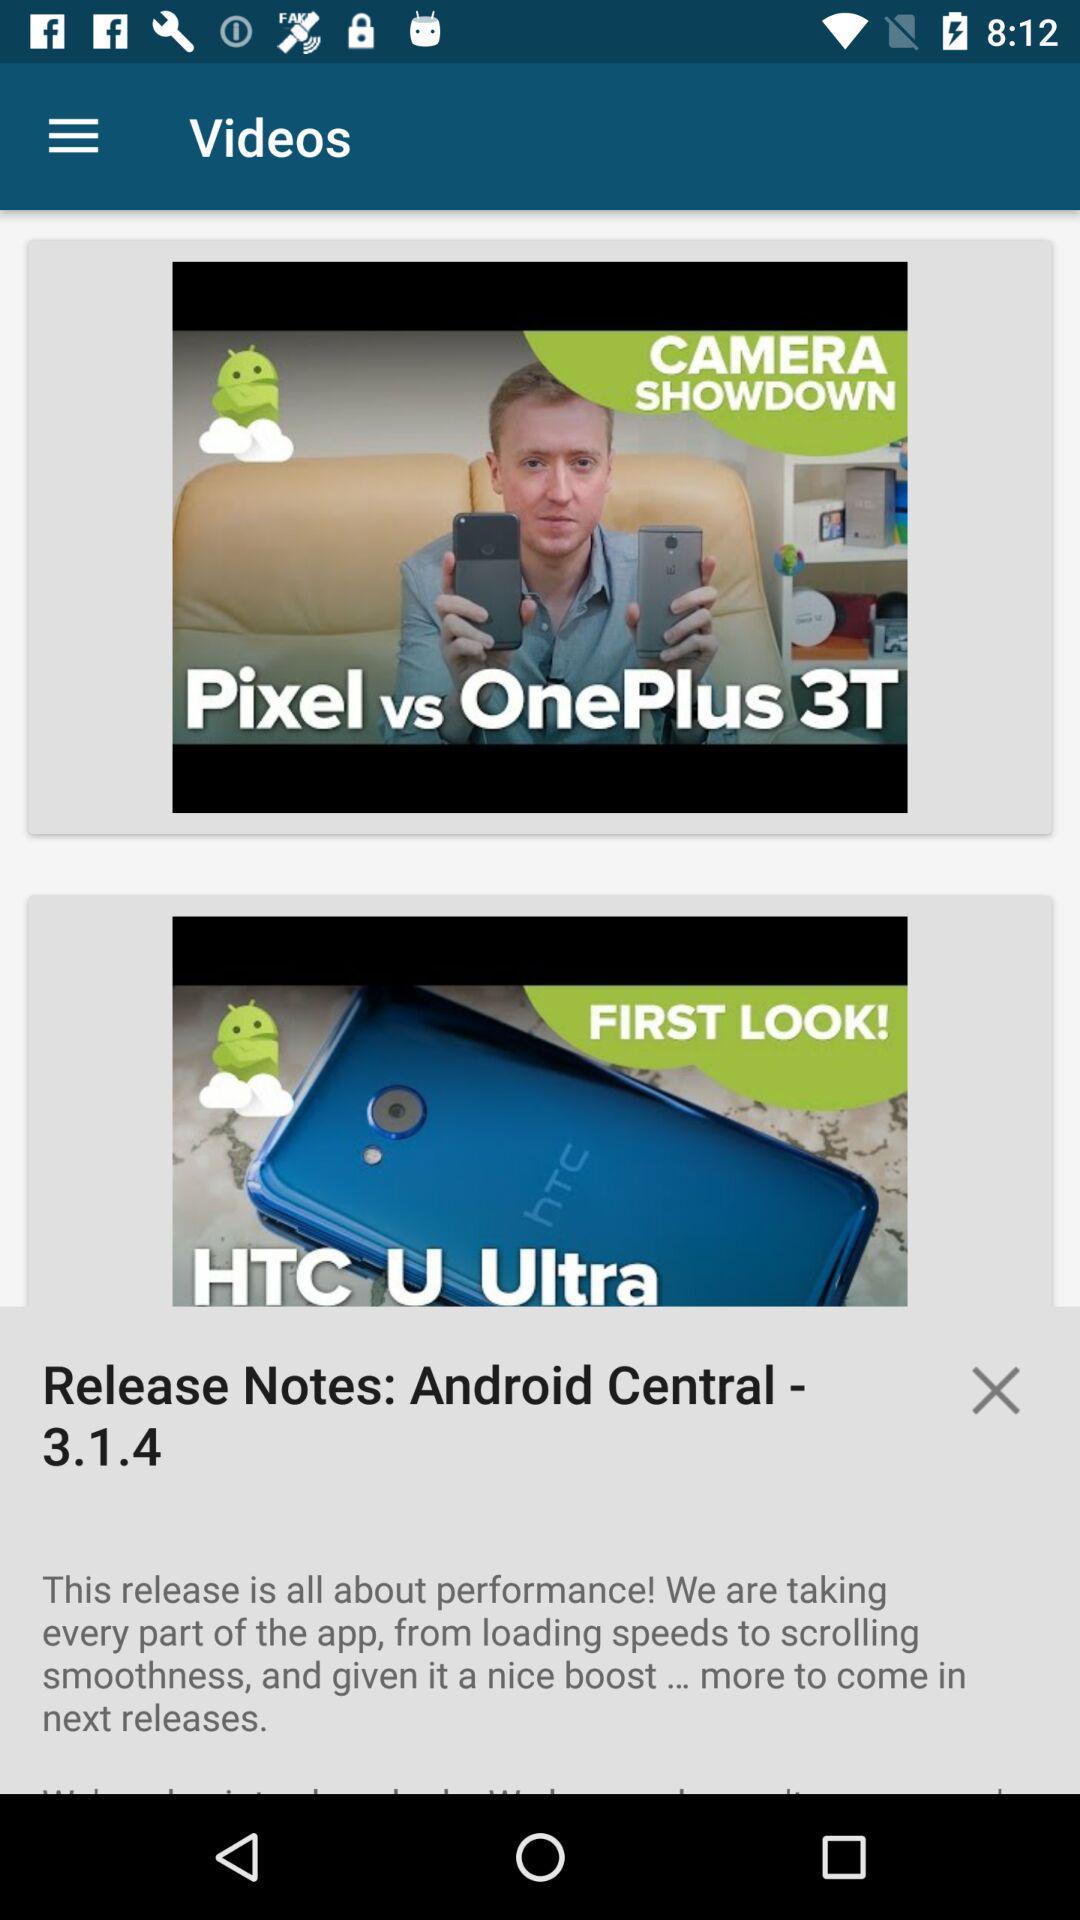 The image size is (1080, 1920). What do you see at coordinates (995, 1389) in the screenshot?
I see `the close icon` at bounding box center [995, 1389].